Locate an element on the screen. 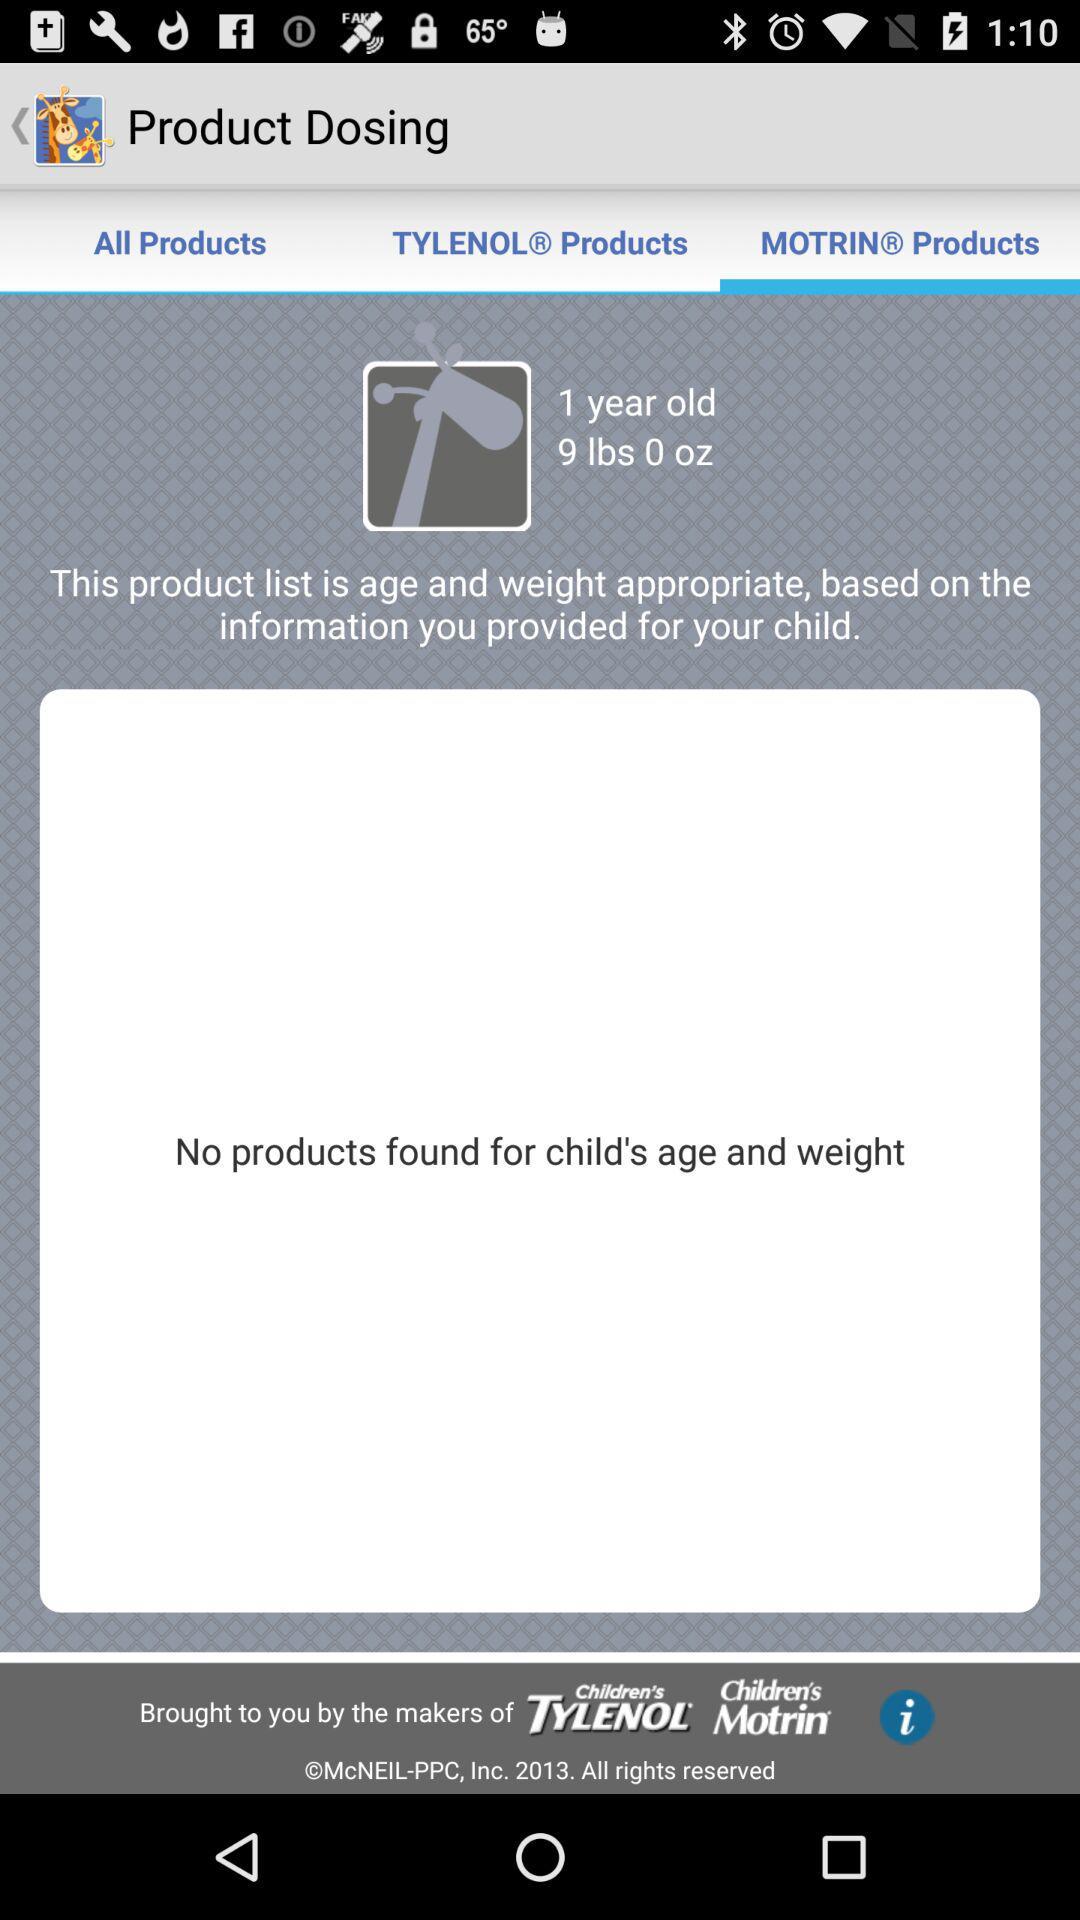 This screenshot has width=1080, height=1920. the icon next to all products item is located at coordinates (540, 240).